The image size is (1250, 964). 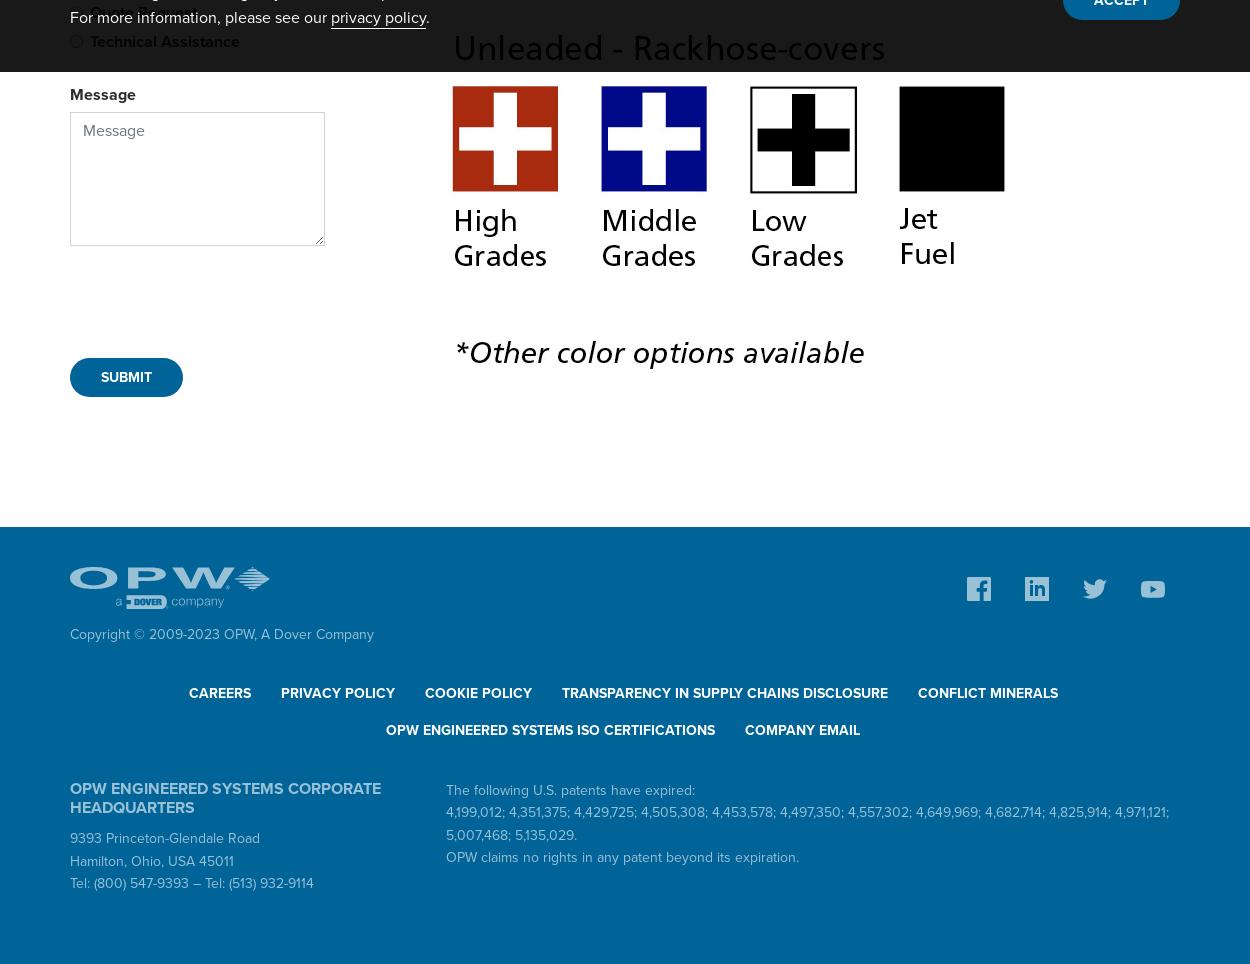 What do you see at coordinates (445, 822) in the screenshot?
I see `'4,199,012; 4,351,375; 4,429,725; 4,505,308; 4,453,578; 4,497,350; 4,557,302; 4,649,969; 4,682,714; 4,825,914; 4,971,121; 5,007,468; 5,135,029.'` at bounding box center [445, 822].